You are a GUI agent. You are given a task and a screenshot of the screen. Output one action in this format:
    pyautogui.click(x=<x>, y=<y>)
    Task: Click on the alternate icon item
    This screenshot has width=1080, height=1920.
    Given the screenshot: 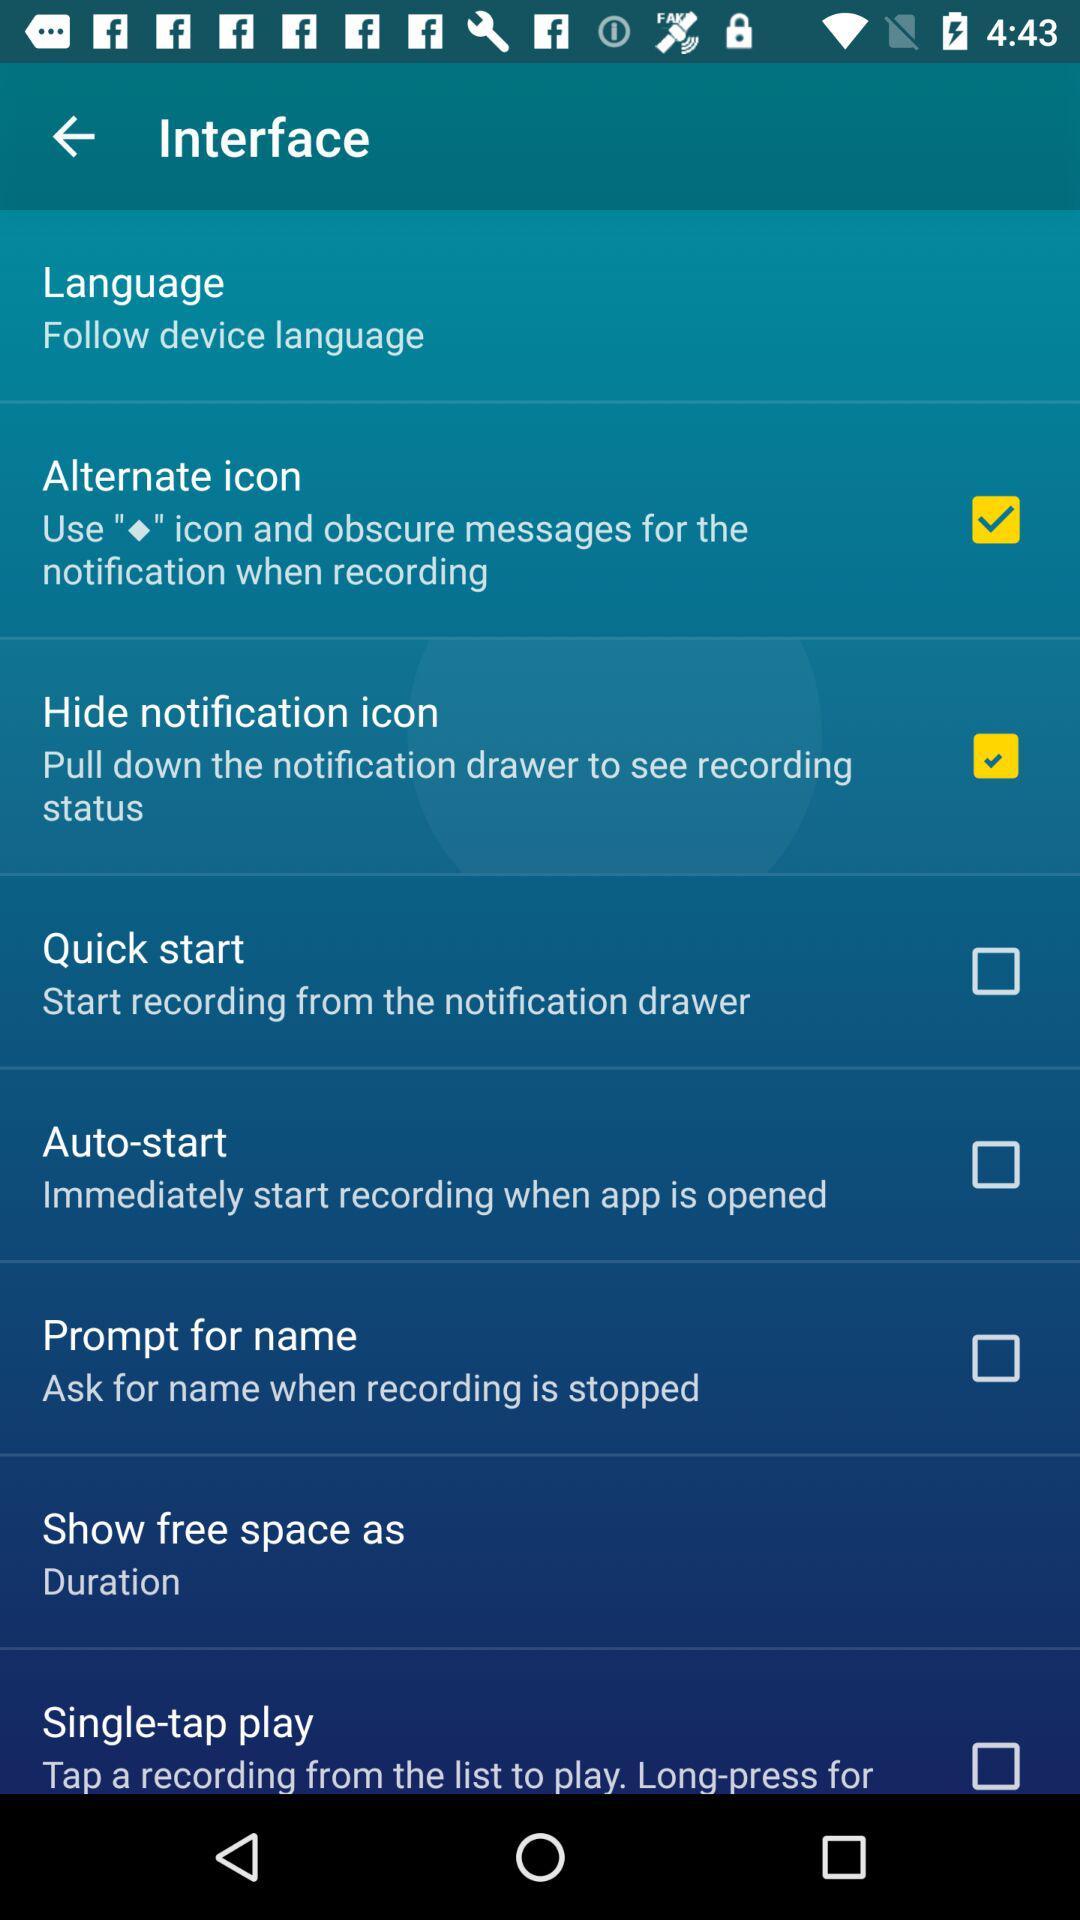 What is the action you would take?
    pyautogui.click(x=171, y=473)
    